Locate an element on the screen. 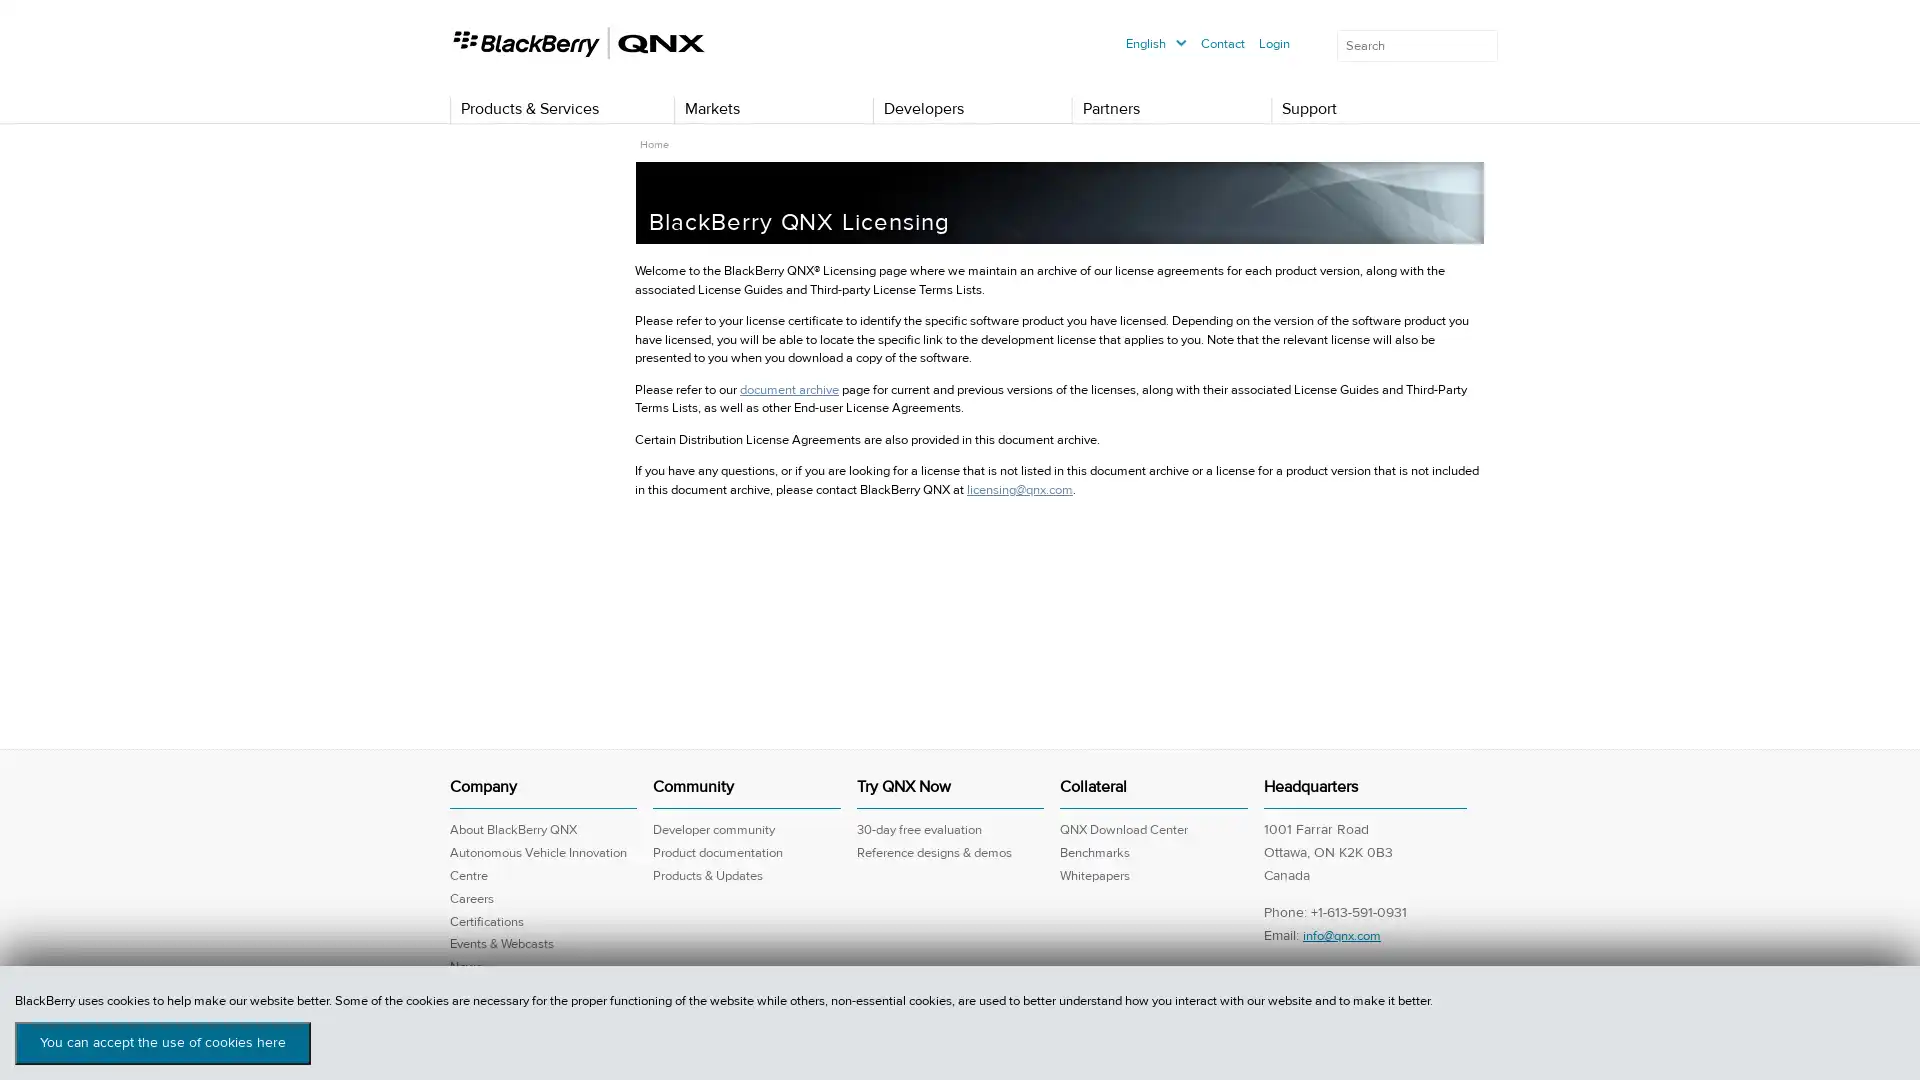 The height and width of the screenshot is (1080, 1920). You can accept the use of cookies here is located at coordinates (163, 1042).